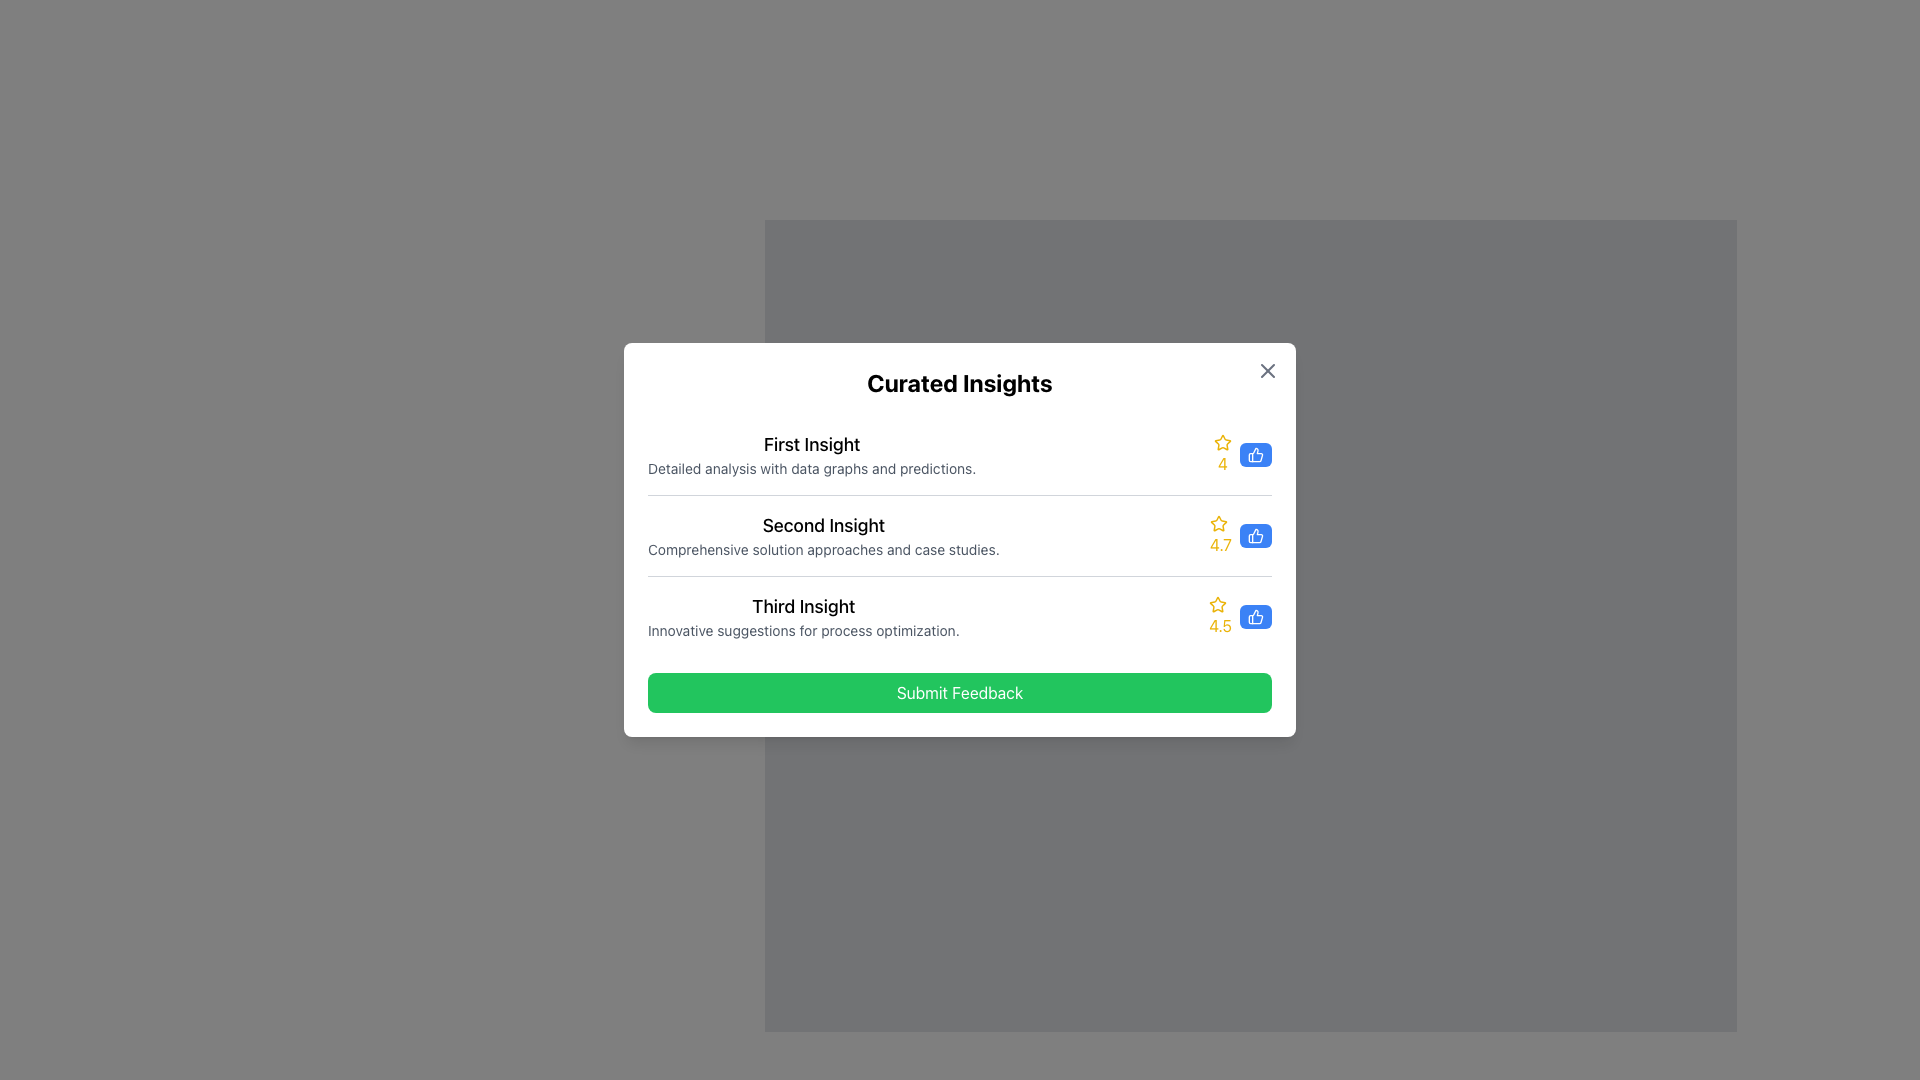  Describe the element at coordinates (823, 524) in the screenshot. I see `text label 'Second Insight', which is styled as a bold and larger title, positioned in the middle of the dialog box above the descriptive text` at that location.